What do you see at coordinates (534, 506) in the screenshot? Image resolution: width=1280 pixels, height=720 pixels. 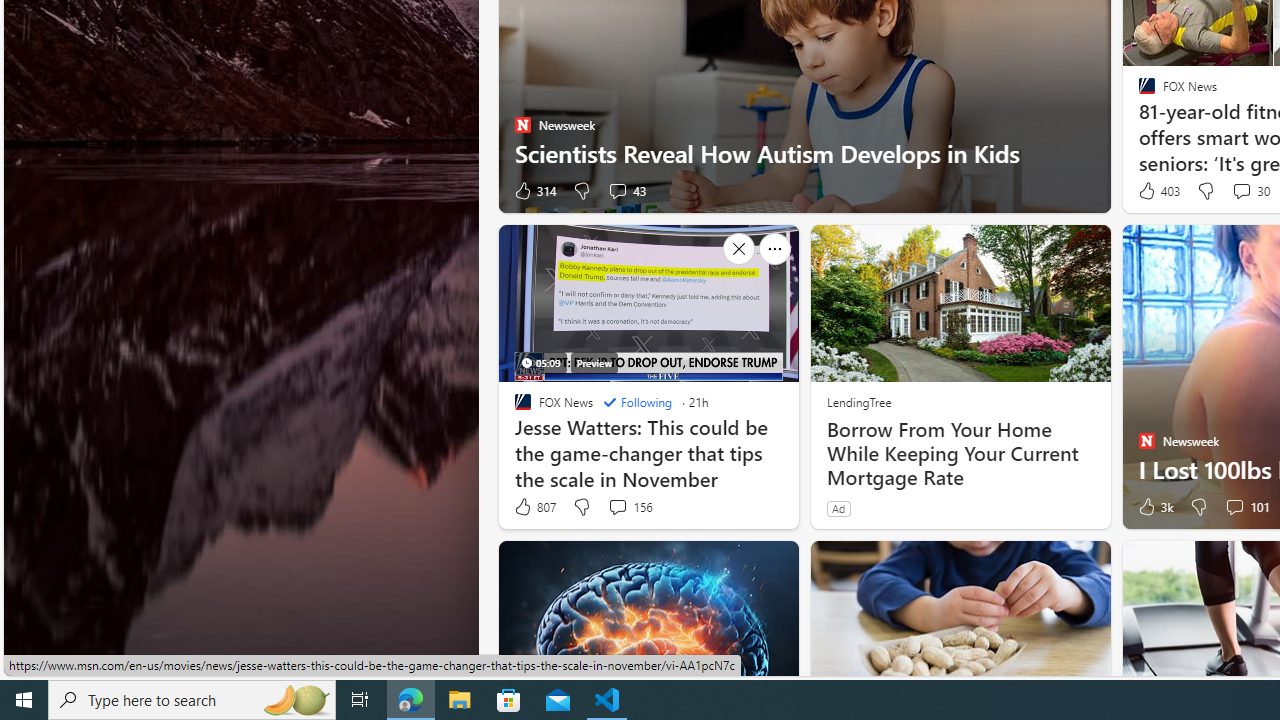 I see `'807 Like'` at bounding box center [534, 506].